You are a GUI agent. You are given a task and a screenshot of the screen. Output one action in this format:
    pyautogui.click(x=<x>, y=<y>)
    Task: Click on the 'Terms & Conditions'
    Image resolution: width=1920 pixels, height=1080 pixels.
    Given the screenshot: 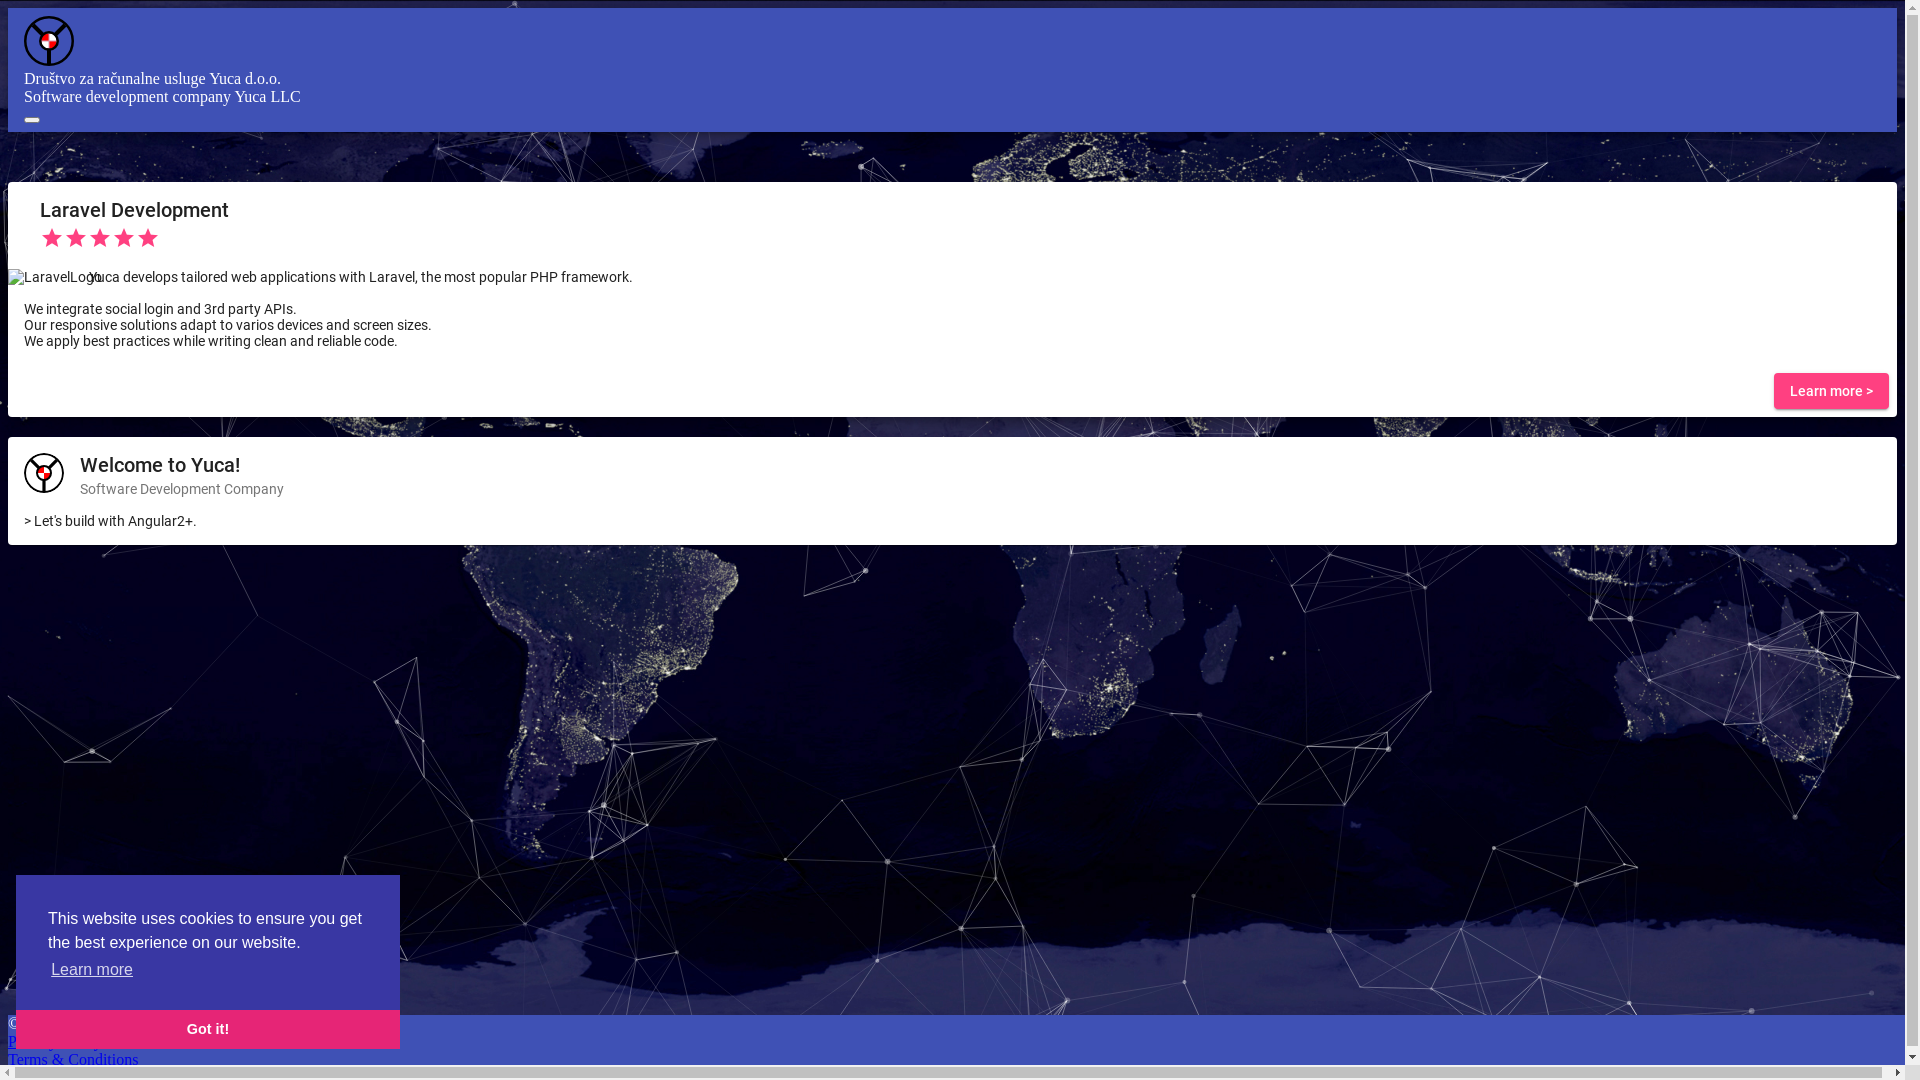 What is the action you would take?
    pyautogui.click(x=72, y=1058)
    